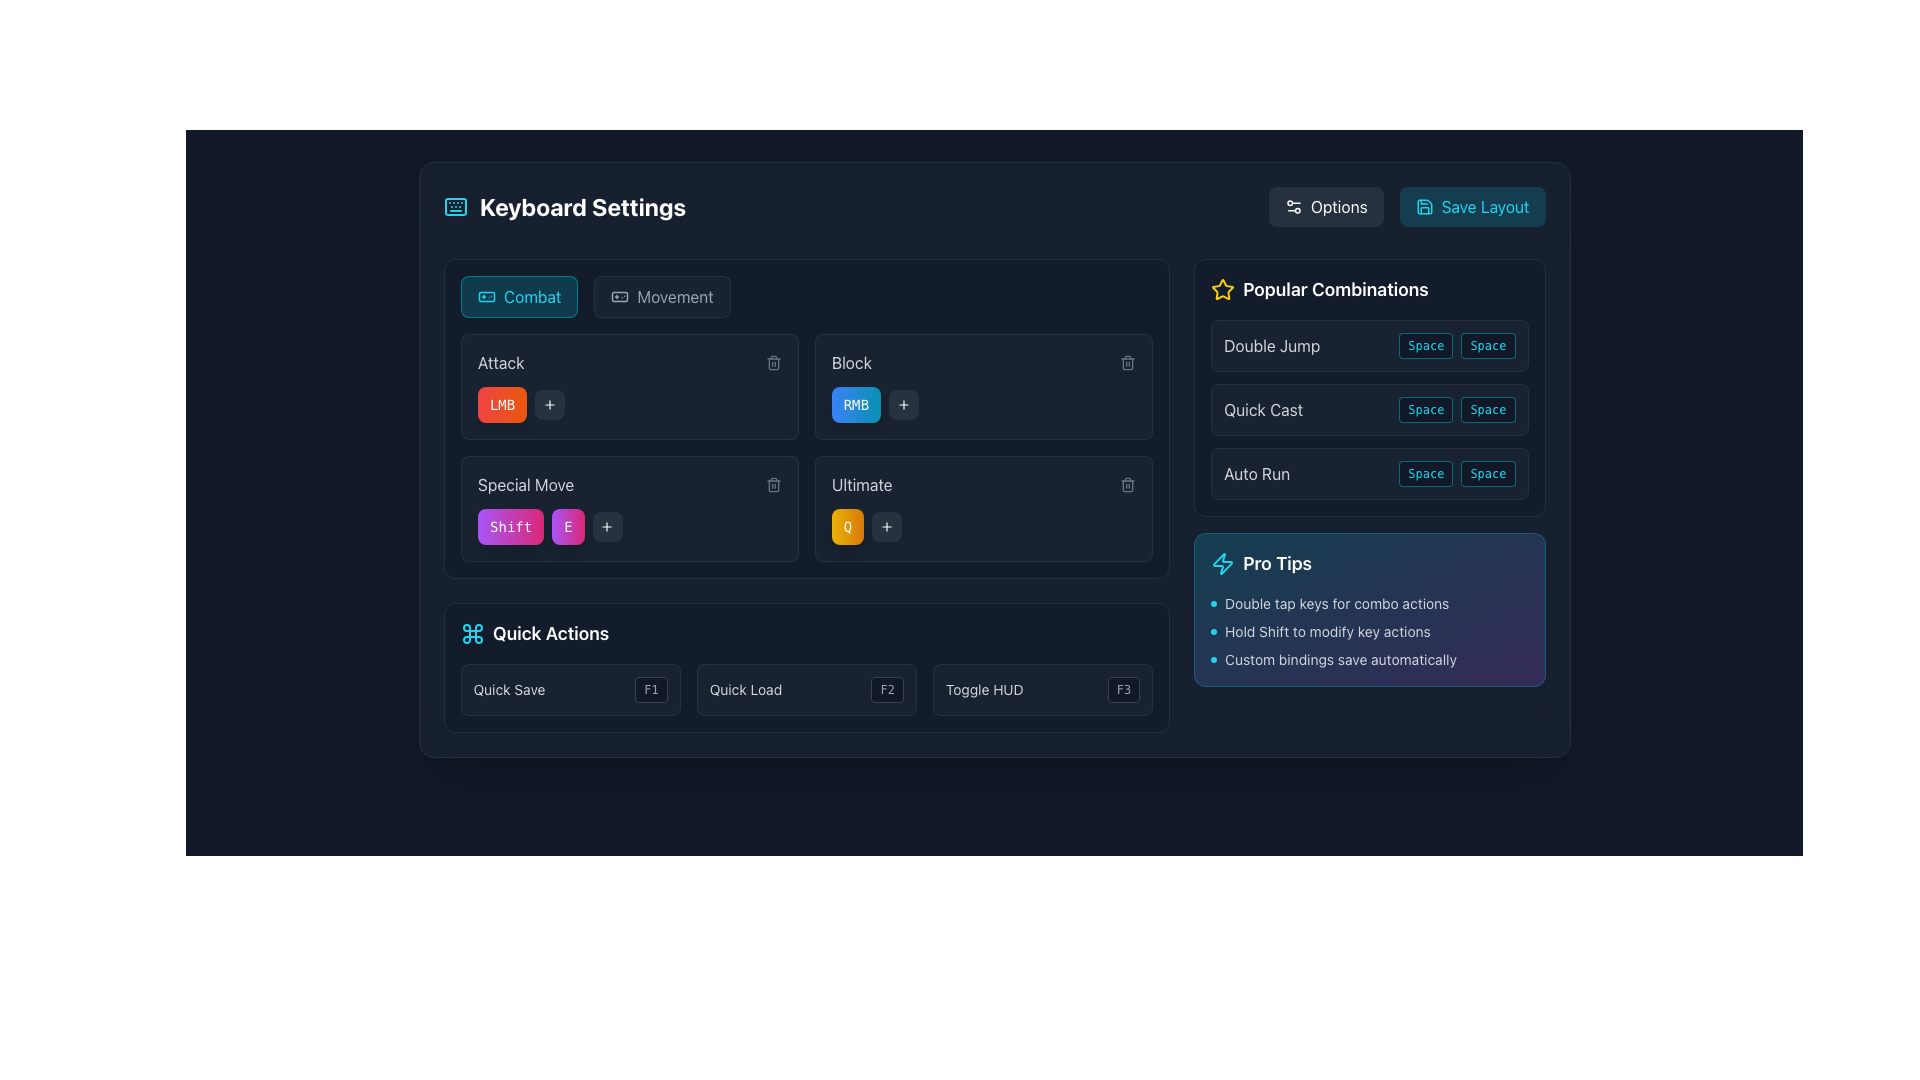  What do you see at coordinates (903, 405) in the screenshot?
I see `the plus icon button located in the bottom-right corner of the 'Attack' subsection in the 'Keyboard Settings' interface` at bounding box center [903, 405].